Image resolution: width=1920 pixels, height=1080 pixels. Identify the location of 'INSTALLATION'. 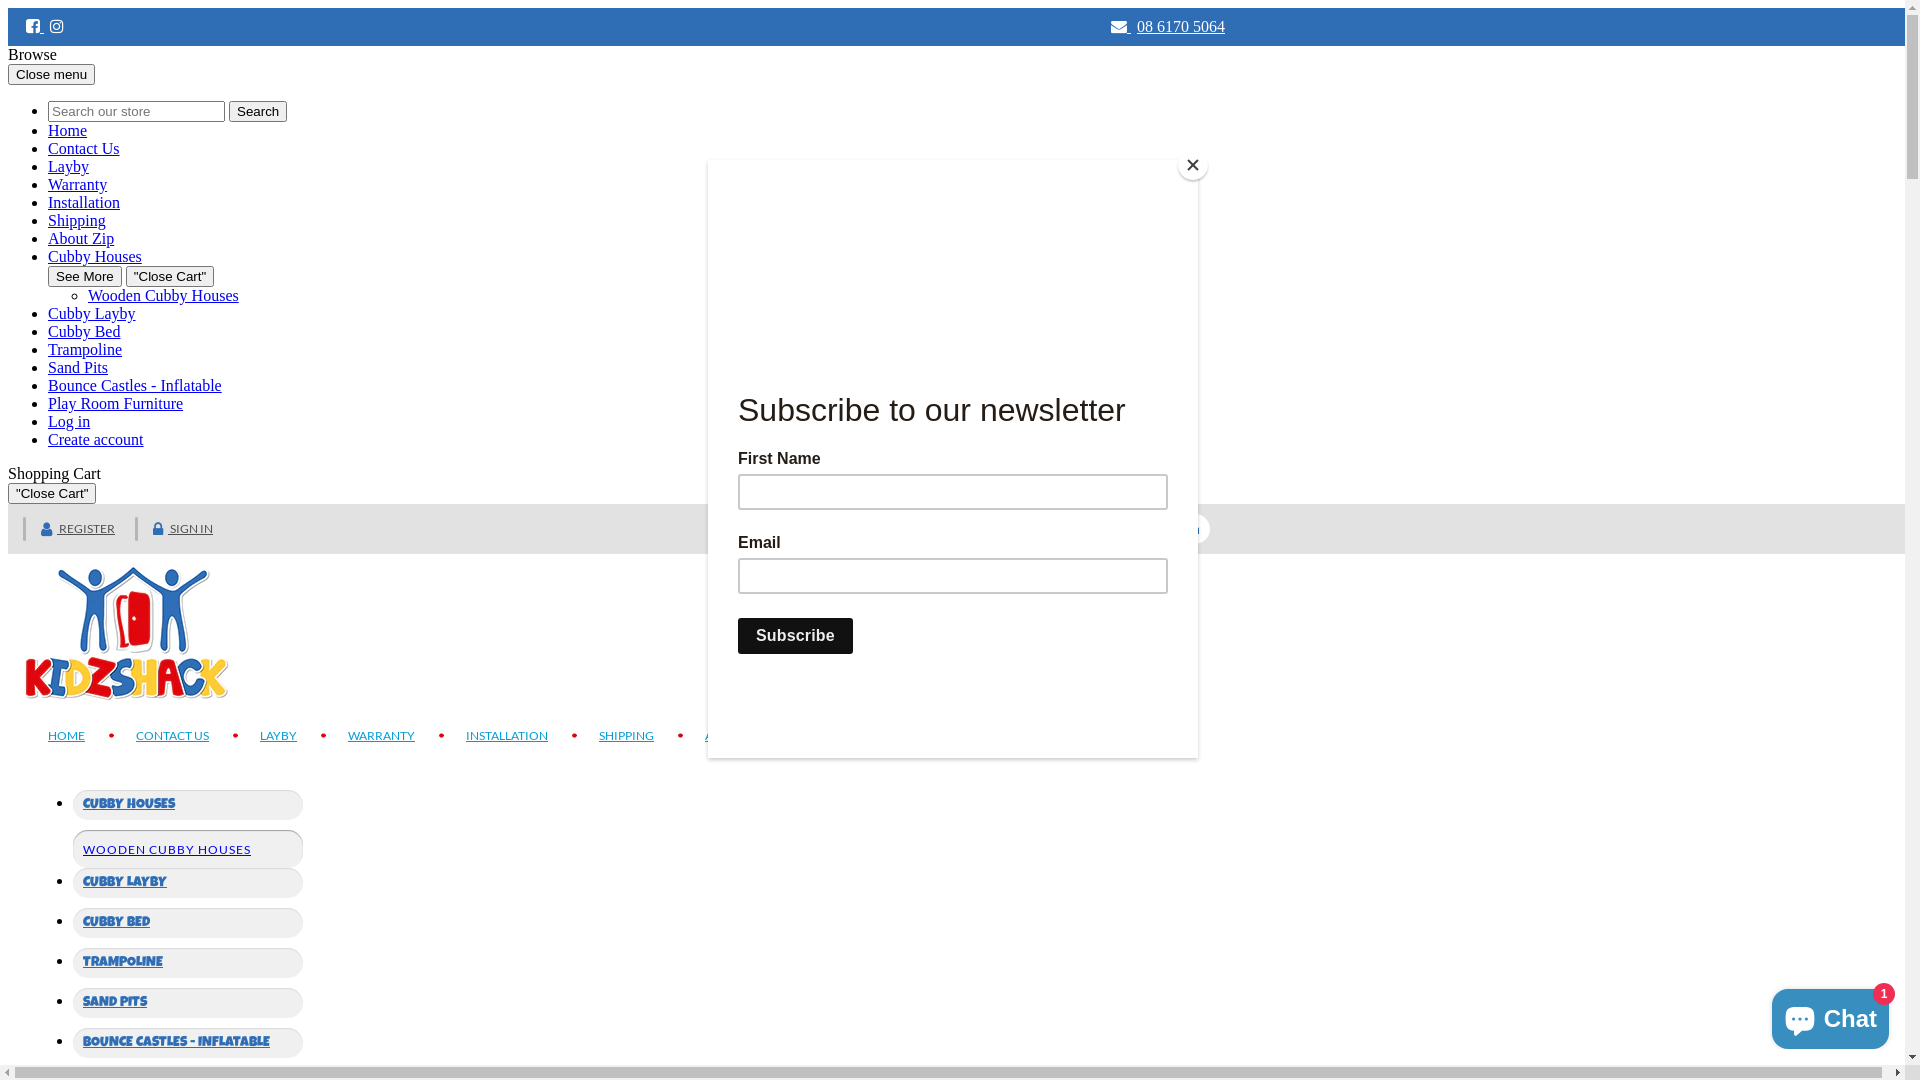
(507, 735).